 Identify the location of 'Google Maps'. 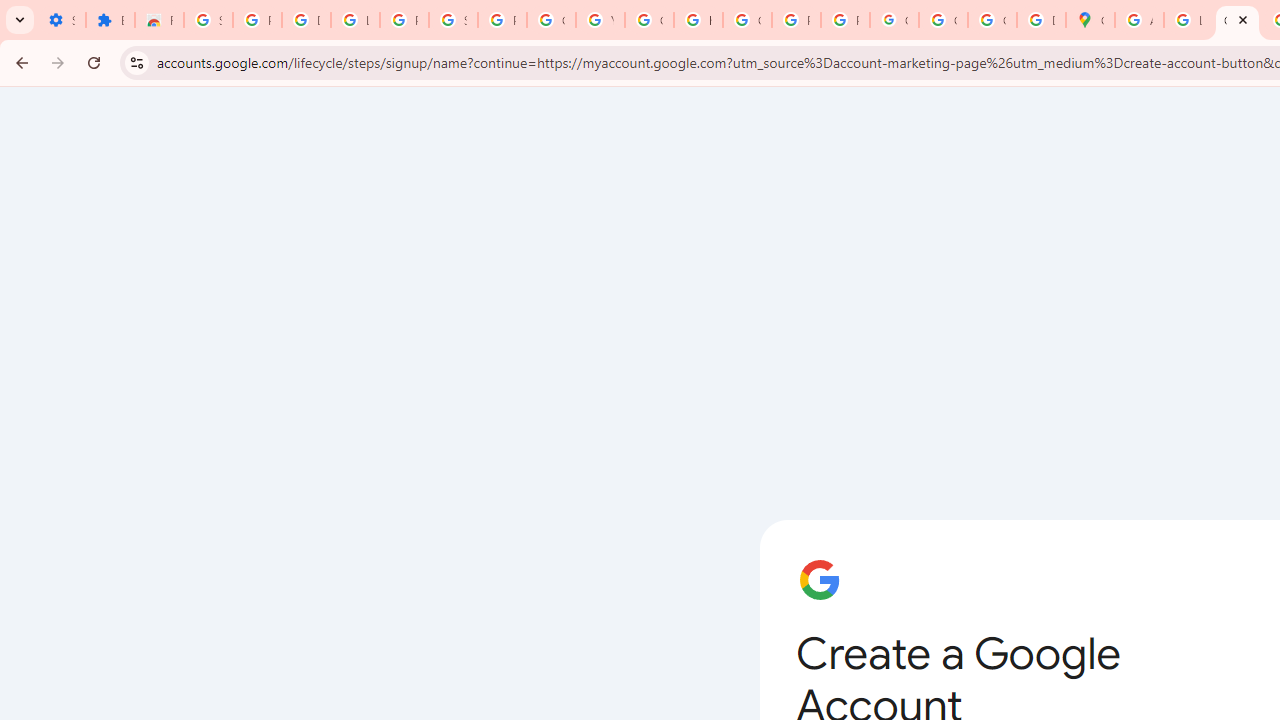
(1089, 20).